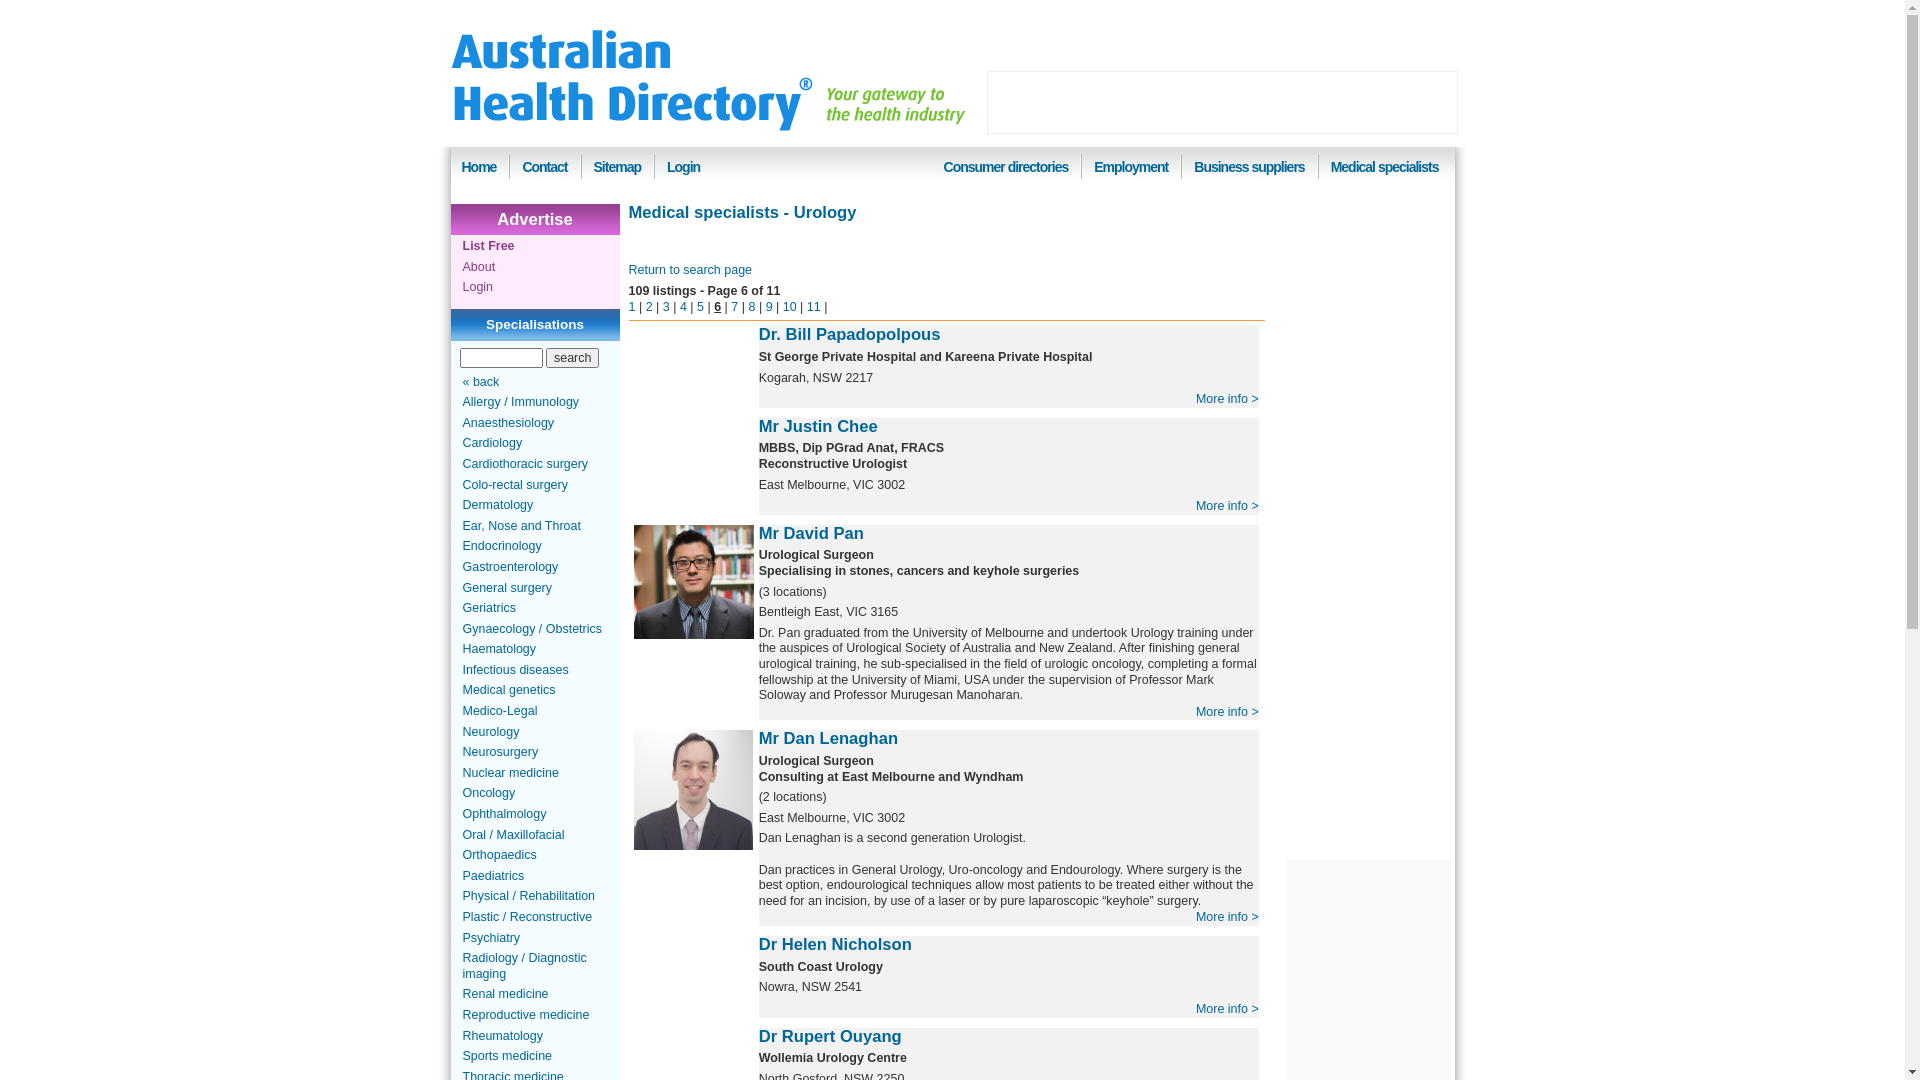  I want to click on 'Oral / Maxillofacial', so click(513, 834).